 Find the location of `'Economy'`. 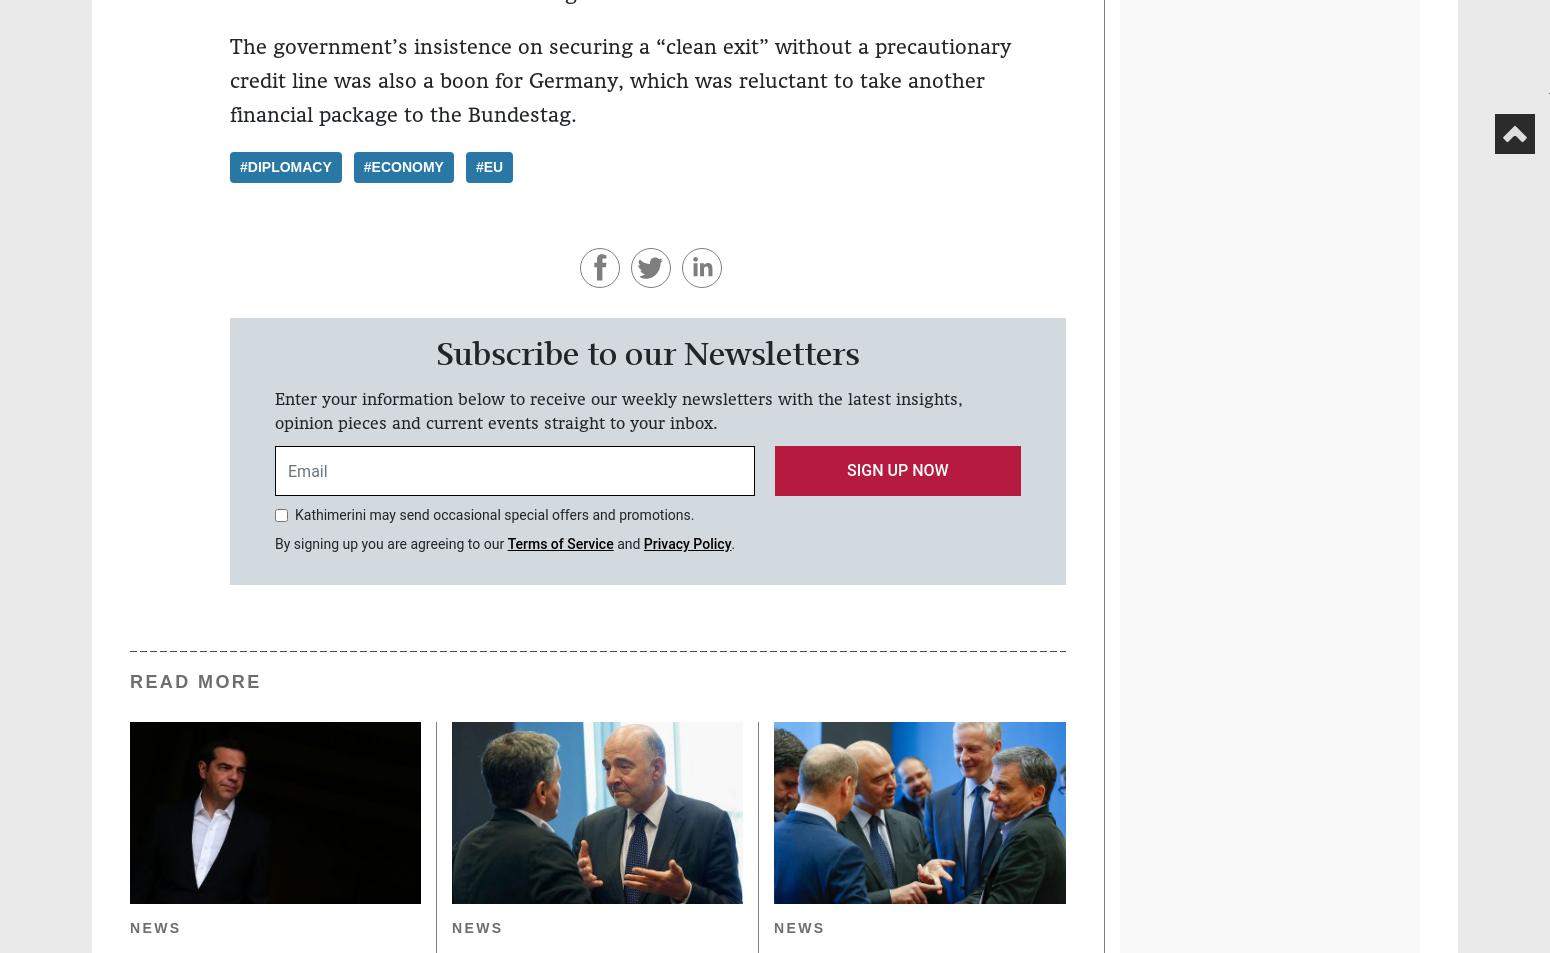

'Economy' is located at coordinates (407, 165).